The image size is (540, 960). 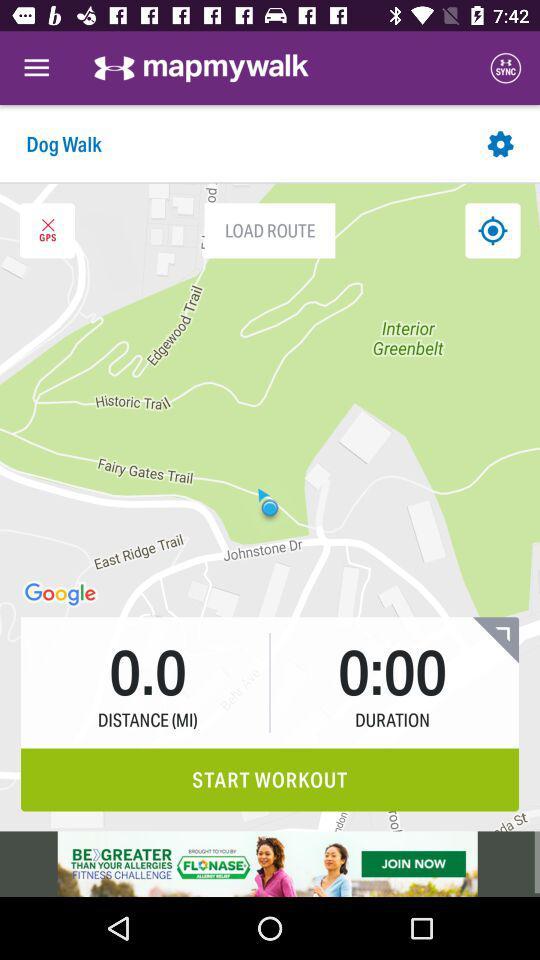 I want to click on the close icon, so click(x=47, y=230).